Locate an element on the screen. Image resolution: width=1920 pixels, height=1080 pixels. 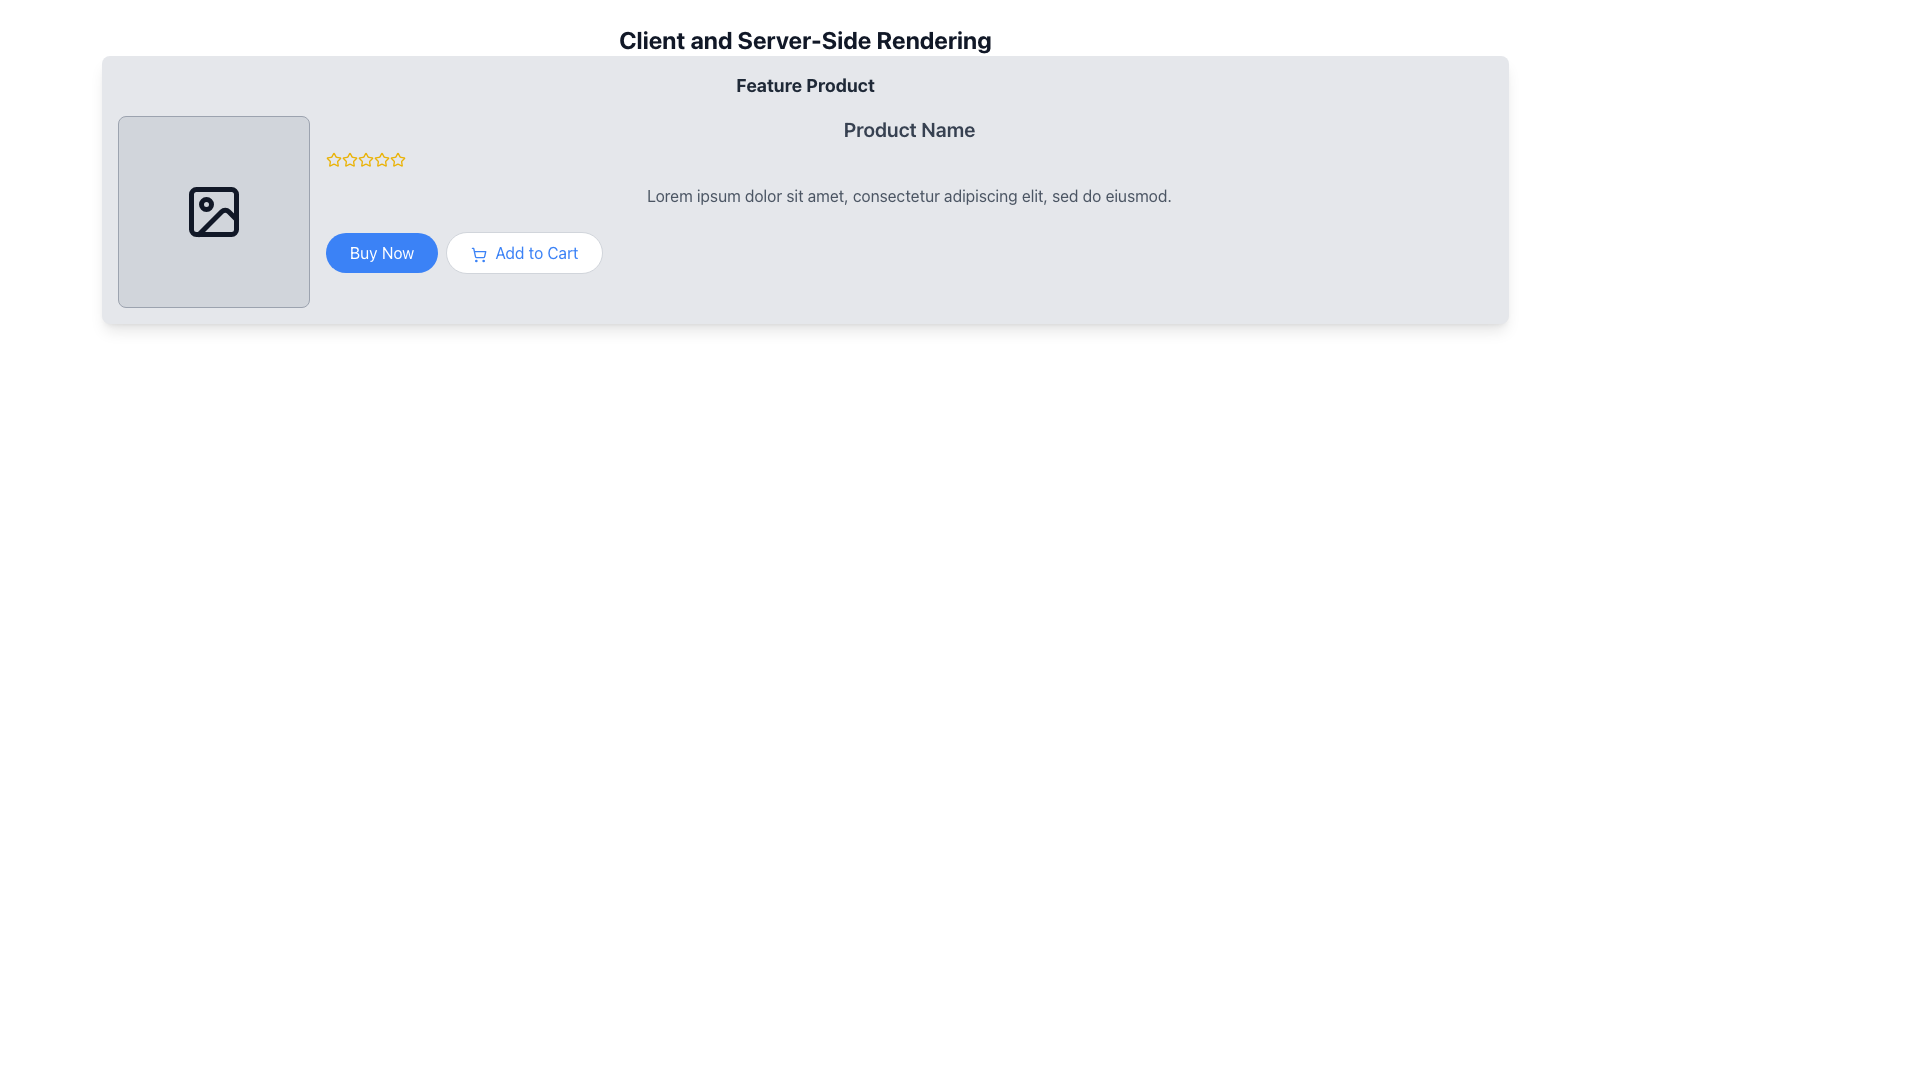
the third star in a horizontal row of five stars on the product card is located at coordinates (334, 158).